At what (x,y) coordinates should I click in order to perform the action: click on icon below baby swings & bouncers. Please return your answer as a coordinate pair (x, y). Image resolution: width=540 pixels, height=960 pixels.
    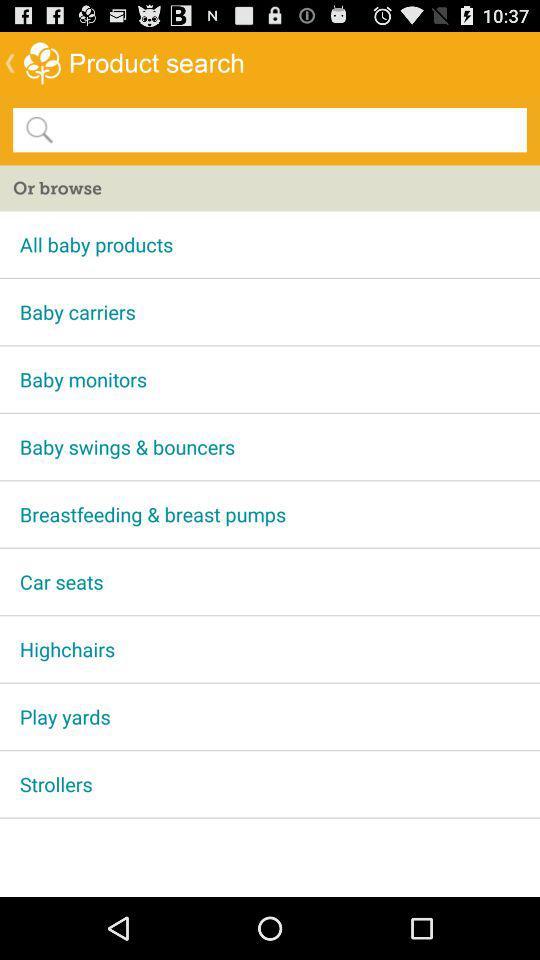
    Looking at the image, I should click on (270, 513).